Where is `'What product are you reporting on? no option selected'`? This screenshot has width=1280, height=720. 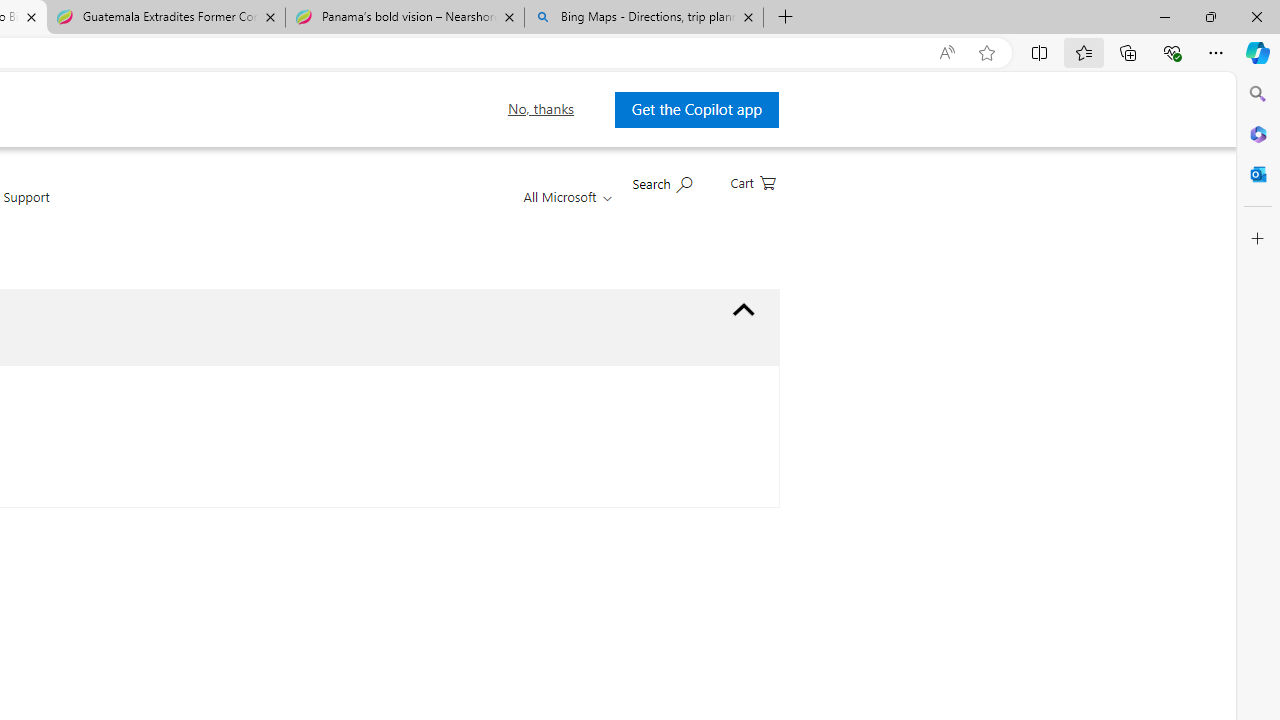 'What product are you reporting on? no option selected' is located at coordinates (743, 309).